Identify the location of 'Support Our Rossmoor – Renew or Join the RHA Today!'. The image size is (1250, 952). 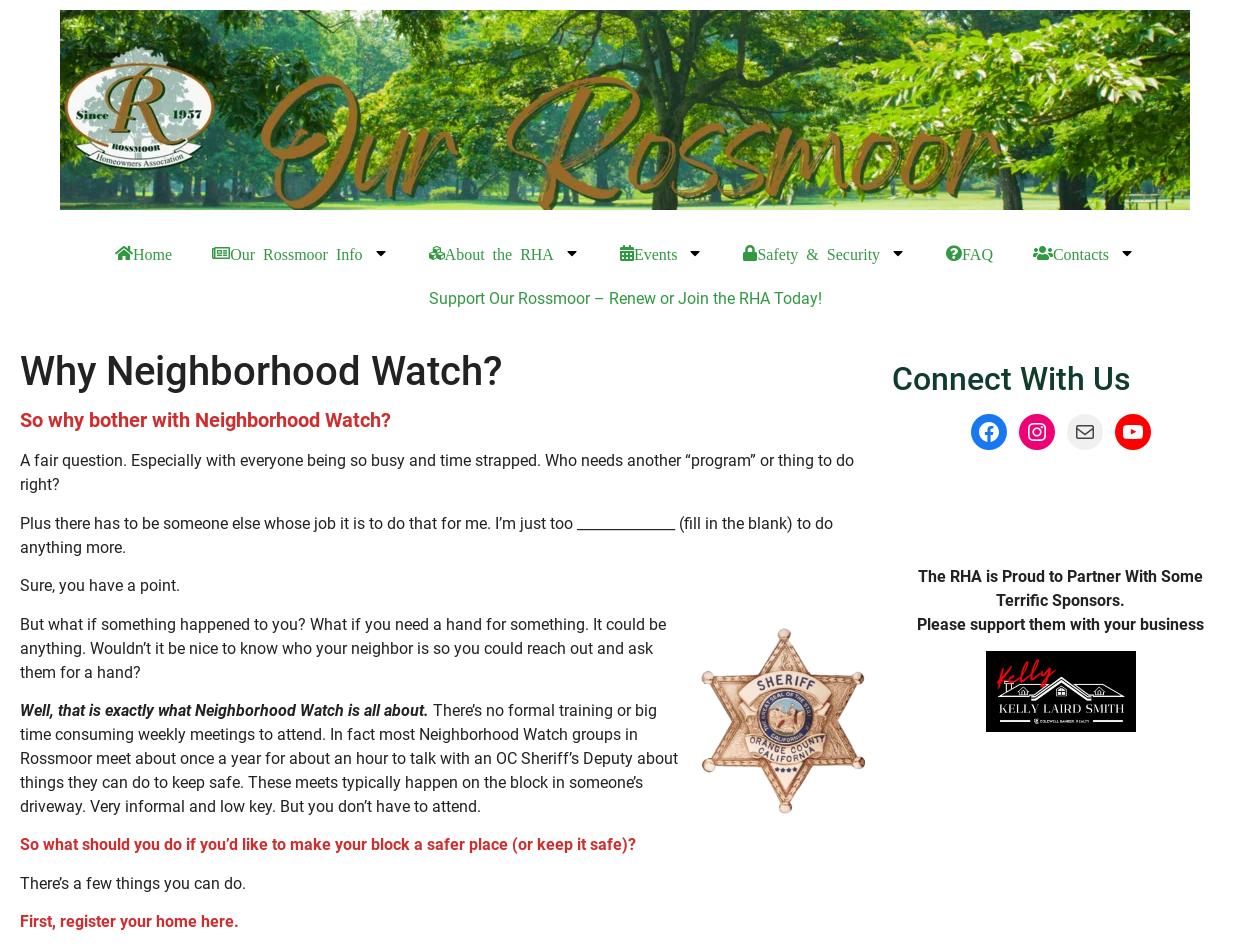
(428, 298).